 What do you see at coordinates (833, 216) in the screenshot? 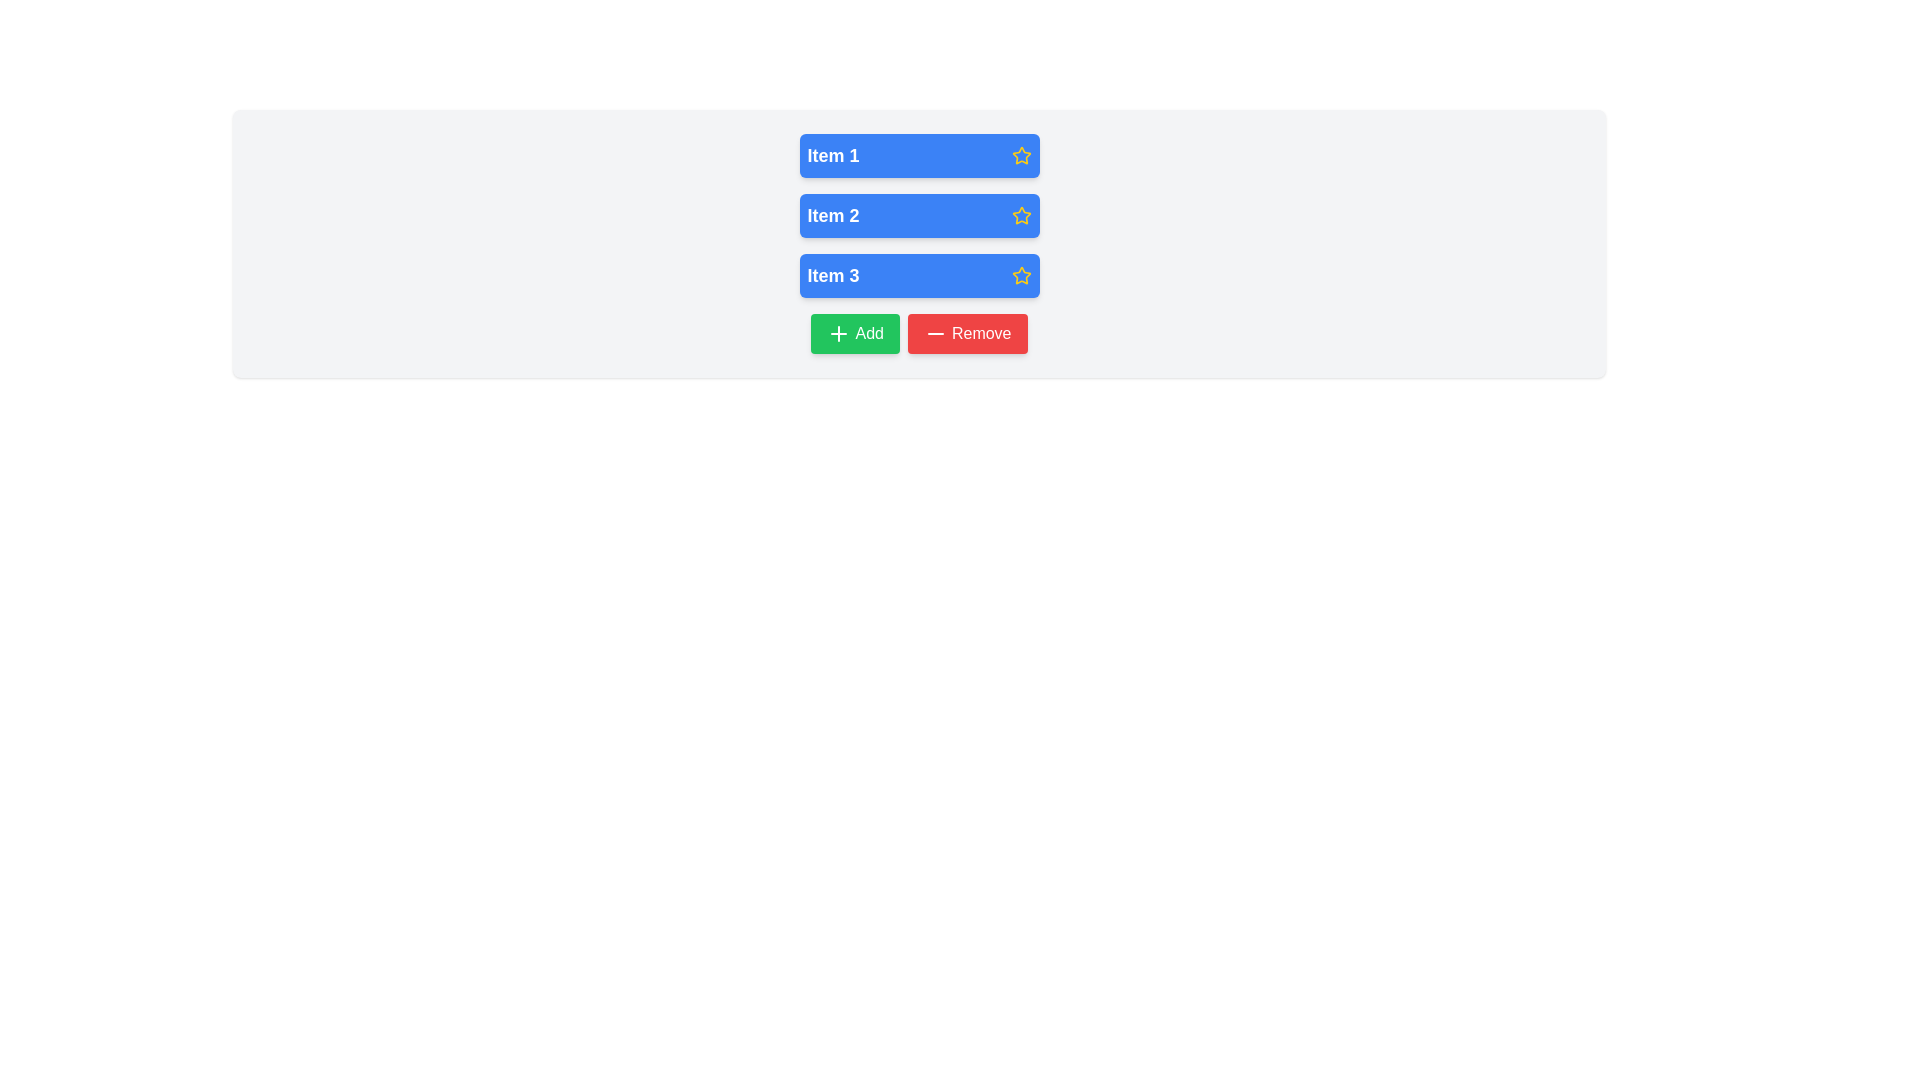
I see `the centered text label of the second button in a vertical stack of three blue buttons, which describes the content or purpose of the button and is aligned with the yellow star icon on its right` at bounding box center [833, 216].